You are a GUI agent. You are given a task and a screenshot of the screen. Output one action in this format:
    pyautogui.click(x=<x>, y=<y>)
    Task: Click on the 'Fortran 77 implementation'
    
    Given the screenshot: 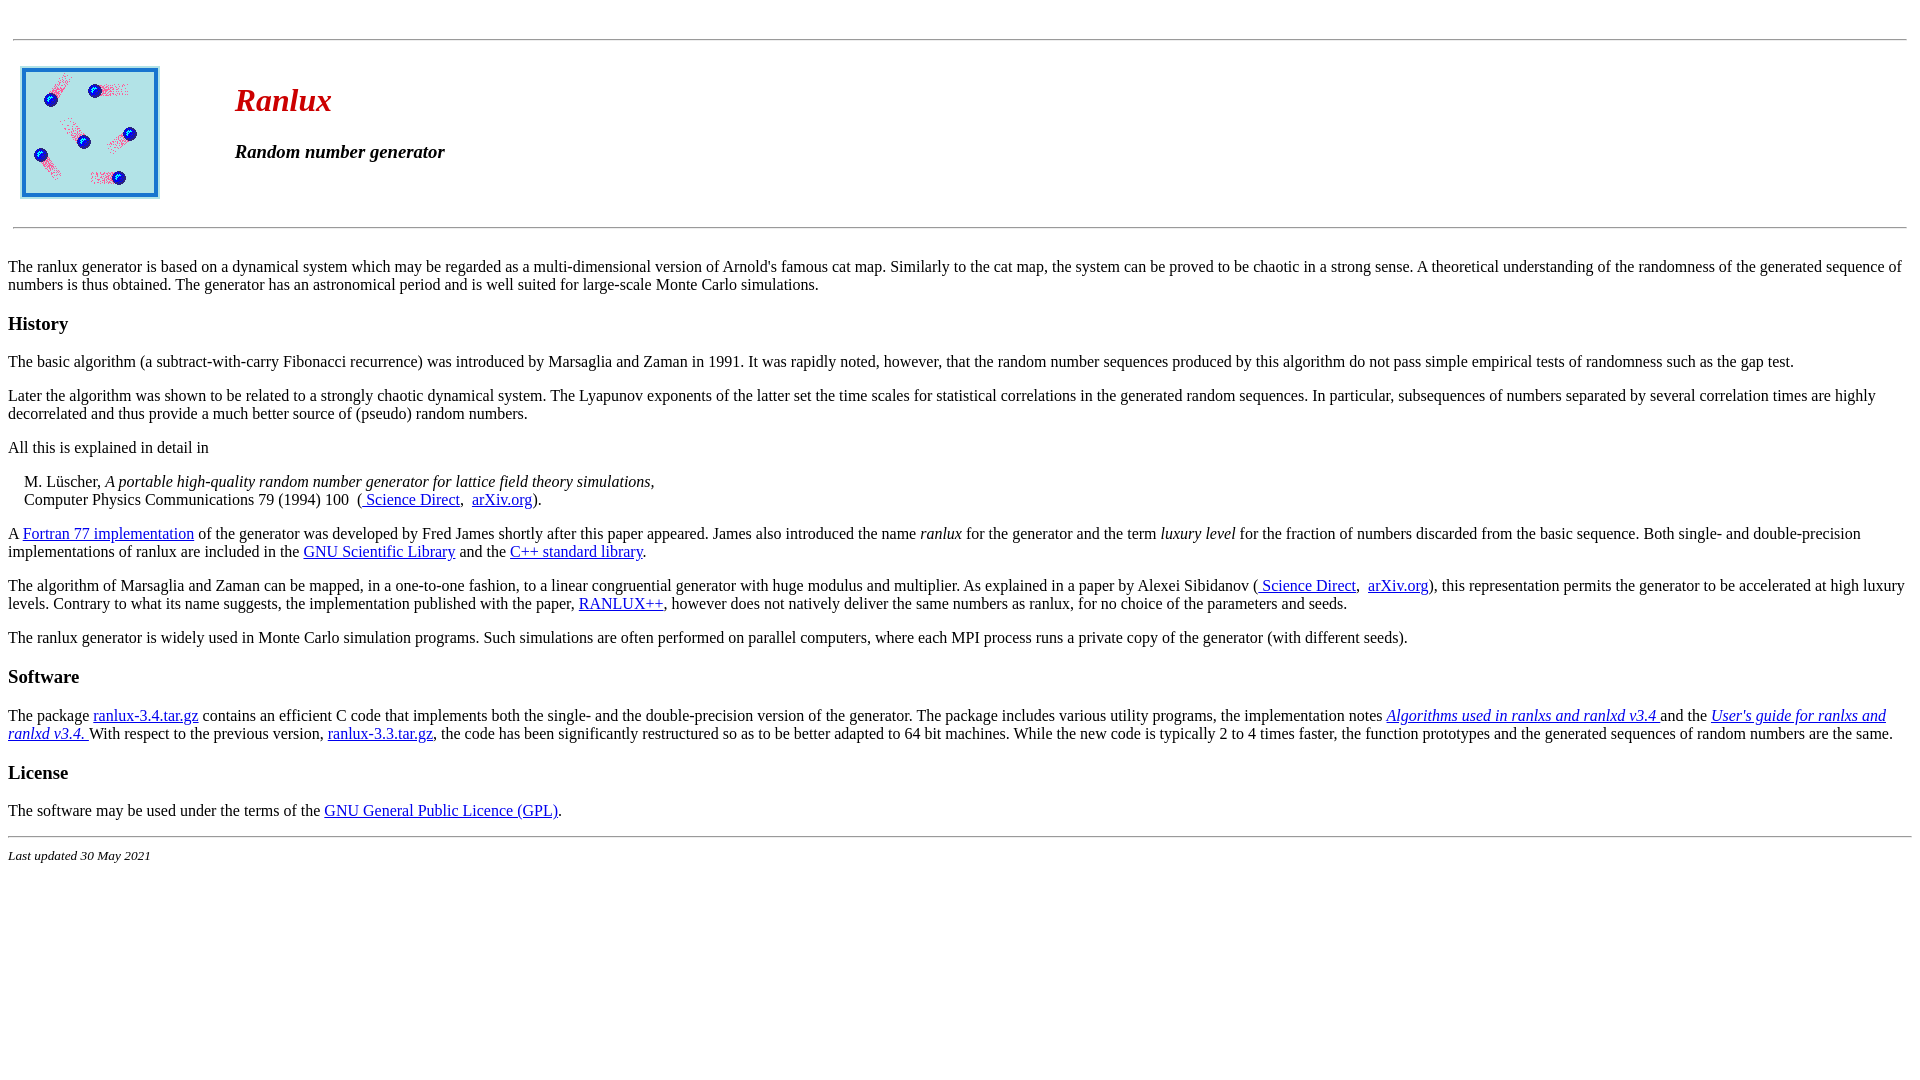 What is the action you would take?
    pyautogui.click(x=108, y=532)
    